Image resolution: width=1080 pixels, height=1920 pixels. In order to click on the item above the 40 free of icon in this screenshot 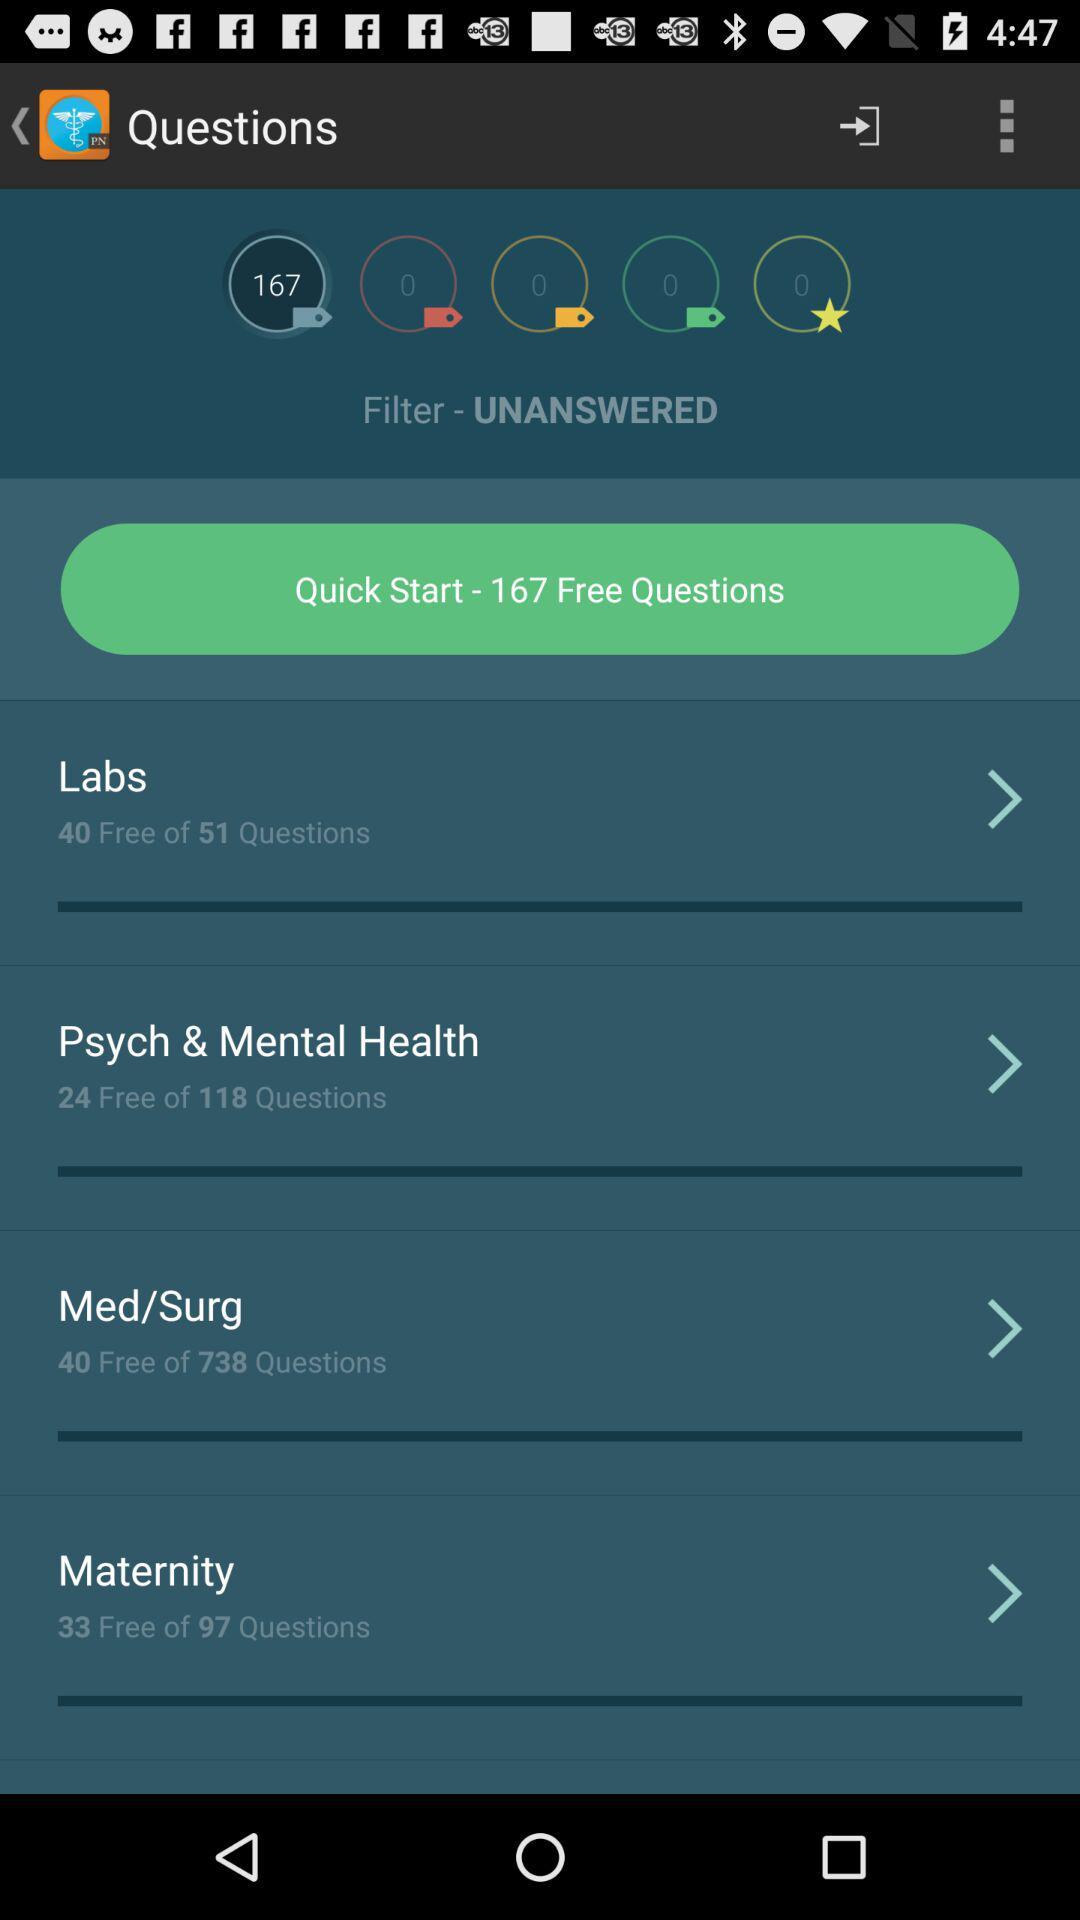, I will do `click(149, 1304)`.